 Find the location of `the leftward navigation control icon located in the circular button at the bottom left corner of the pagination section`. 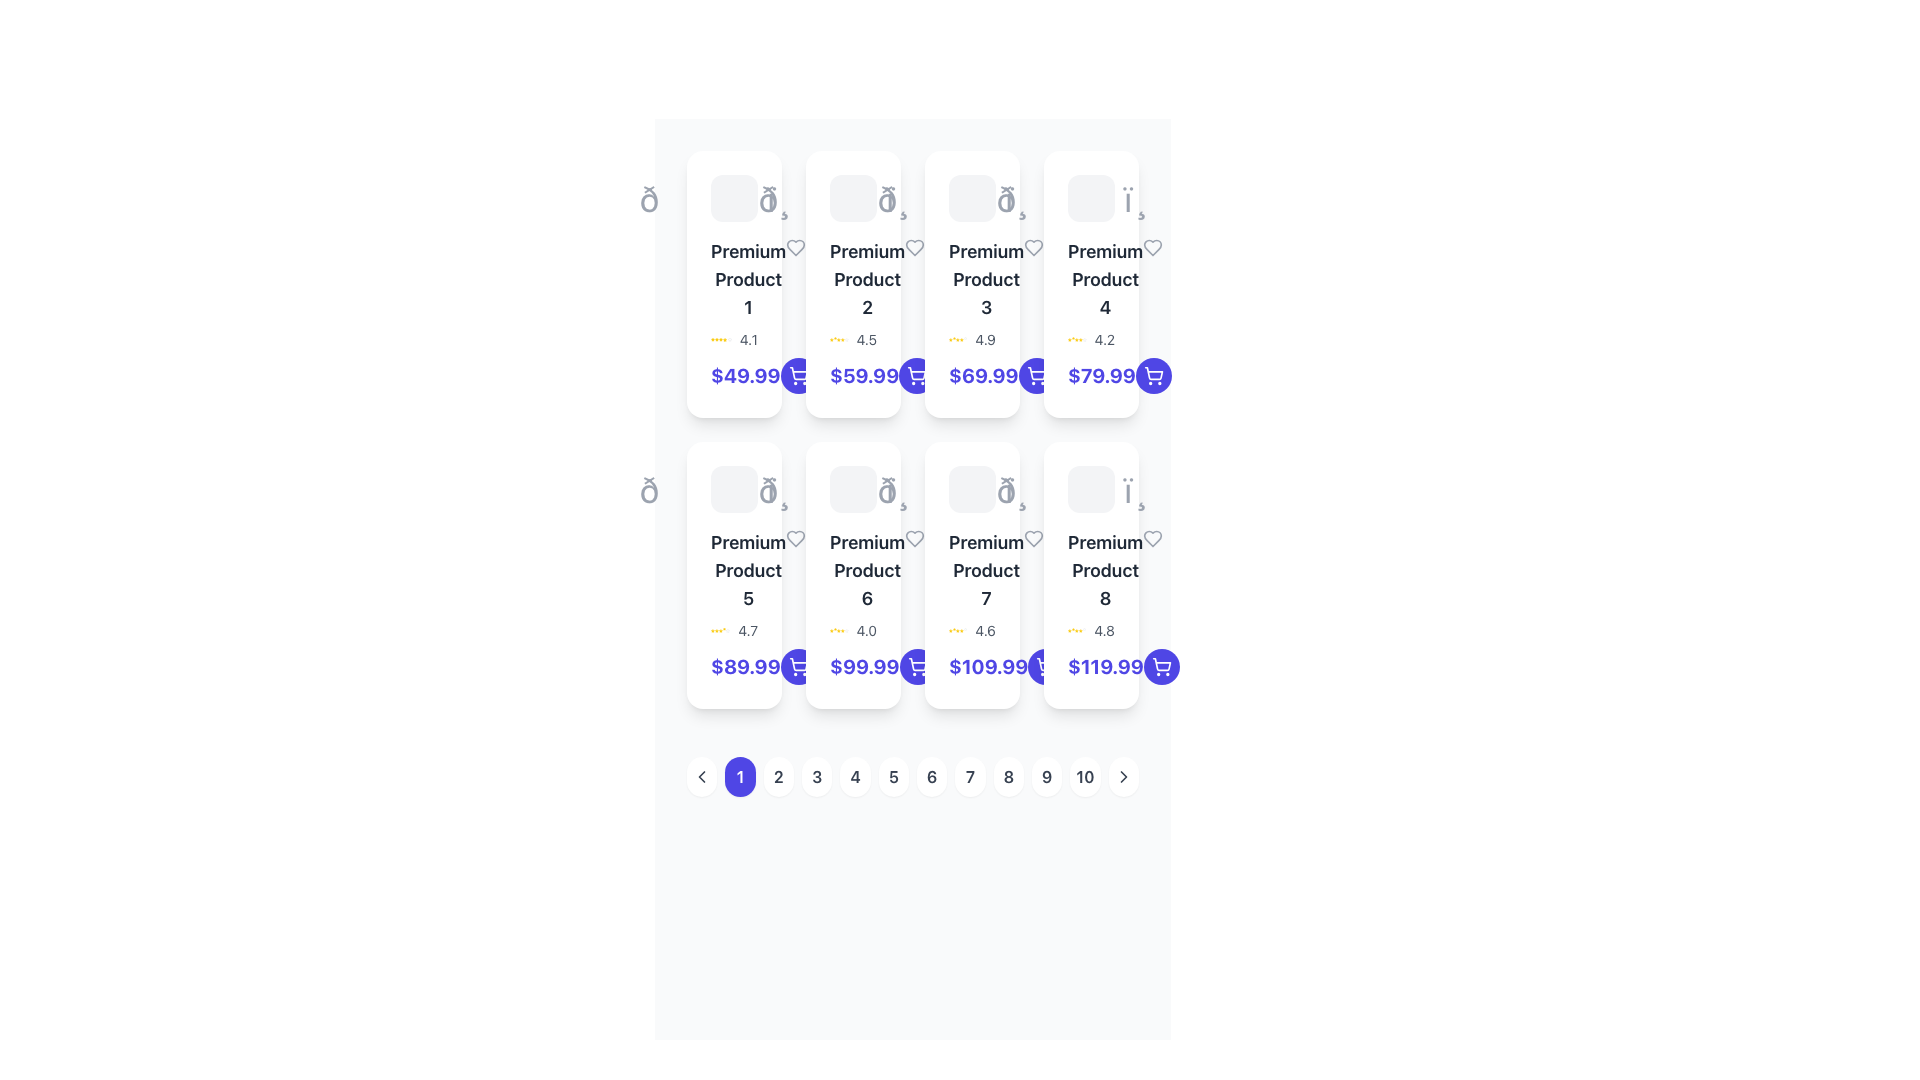

the leftward navigation control icon located in the circular button at the bottom left corner of the pagination section is located at coordinates (702, 775).